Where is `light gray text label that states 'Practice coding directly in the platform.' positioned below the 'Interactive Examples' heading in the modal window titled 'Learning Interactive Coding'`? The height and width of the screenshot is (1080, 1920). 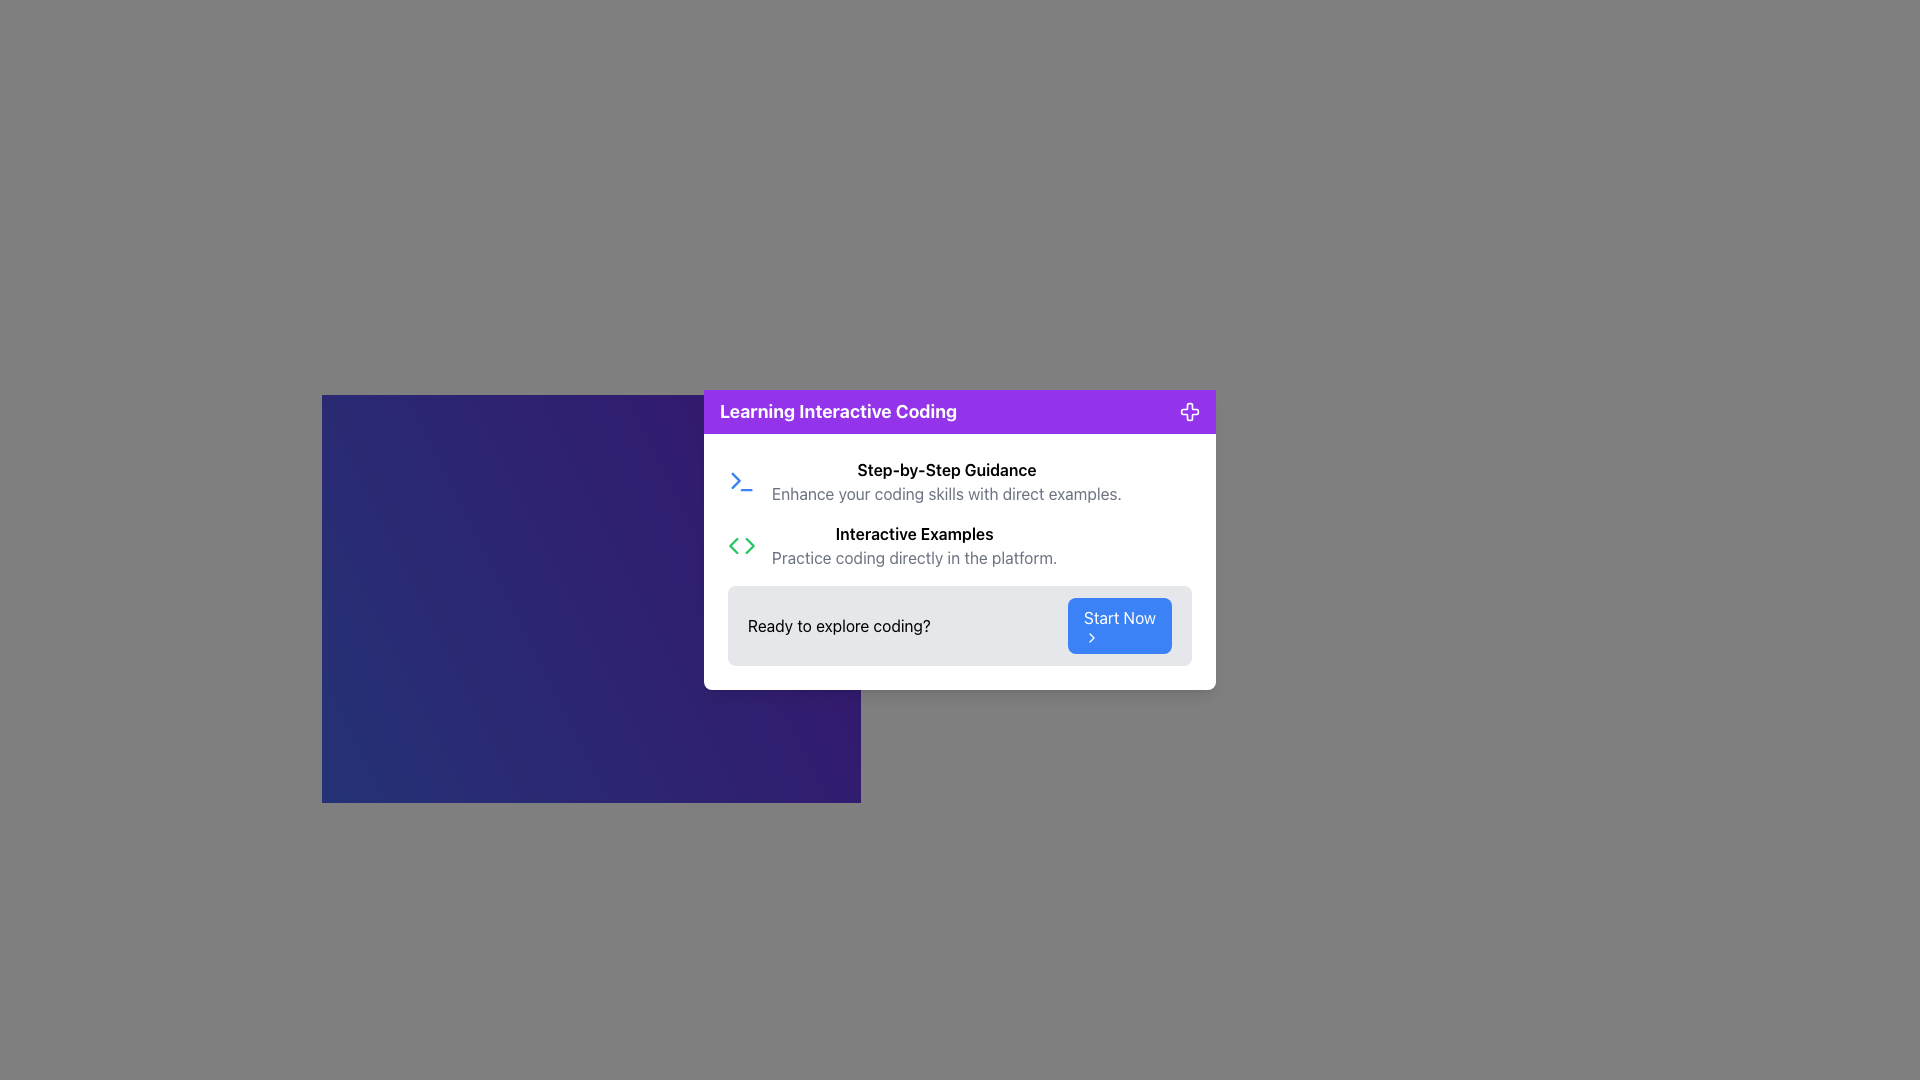 light gray text label that states 'Practice coding directly in the platform.' positioned below the 'Interactive Examples' heading in the modal window titled 'Learning Interactive Coding' is located at coordinates (913, 558).